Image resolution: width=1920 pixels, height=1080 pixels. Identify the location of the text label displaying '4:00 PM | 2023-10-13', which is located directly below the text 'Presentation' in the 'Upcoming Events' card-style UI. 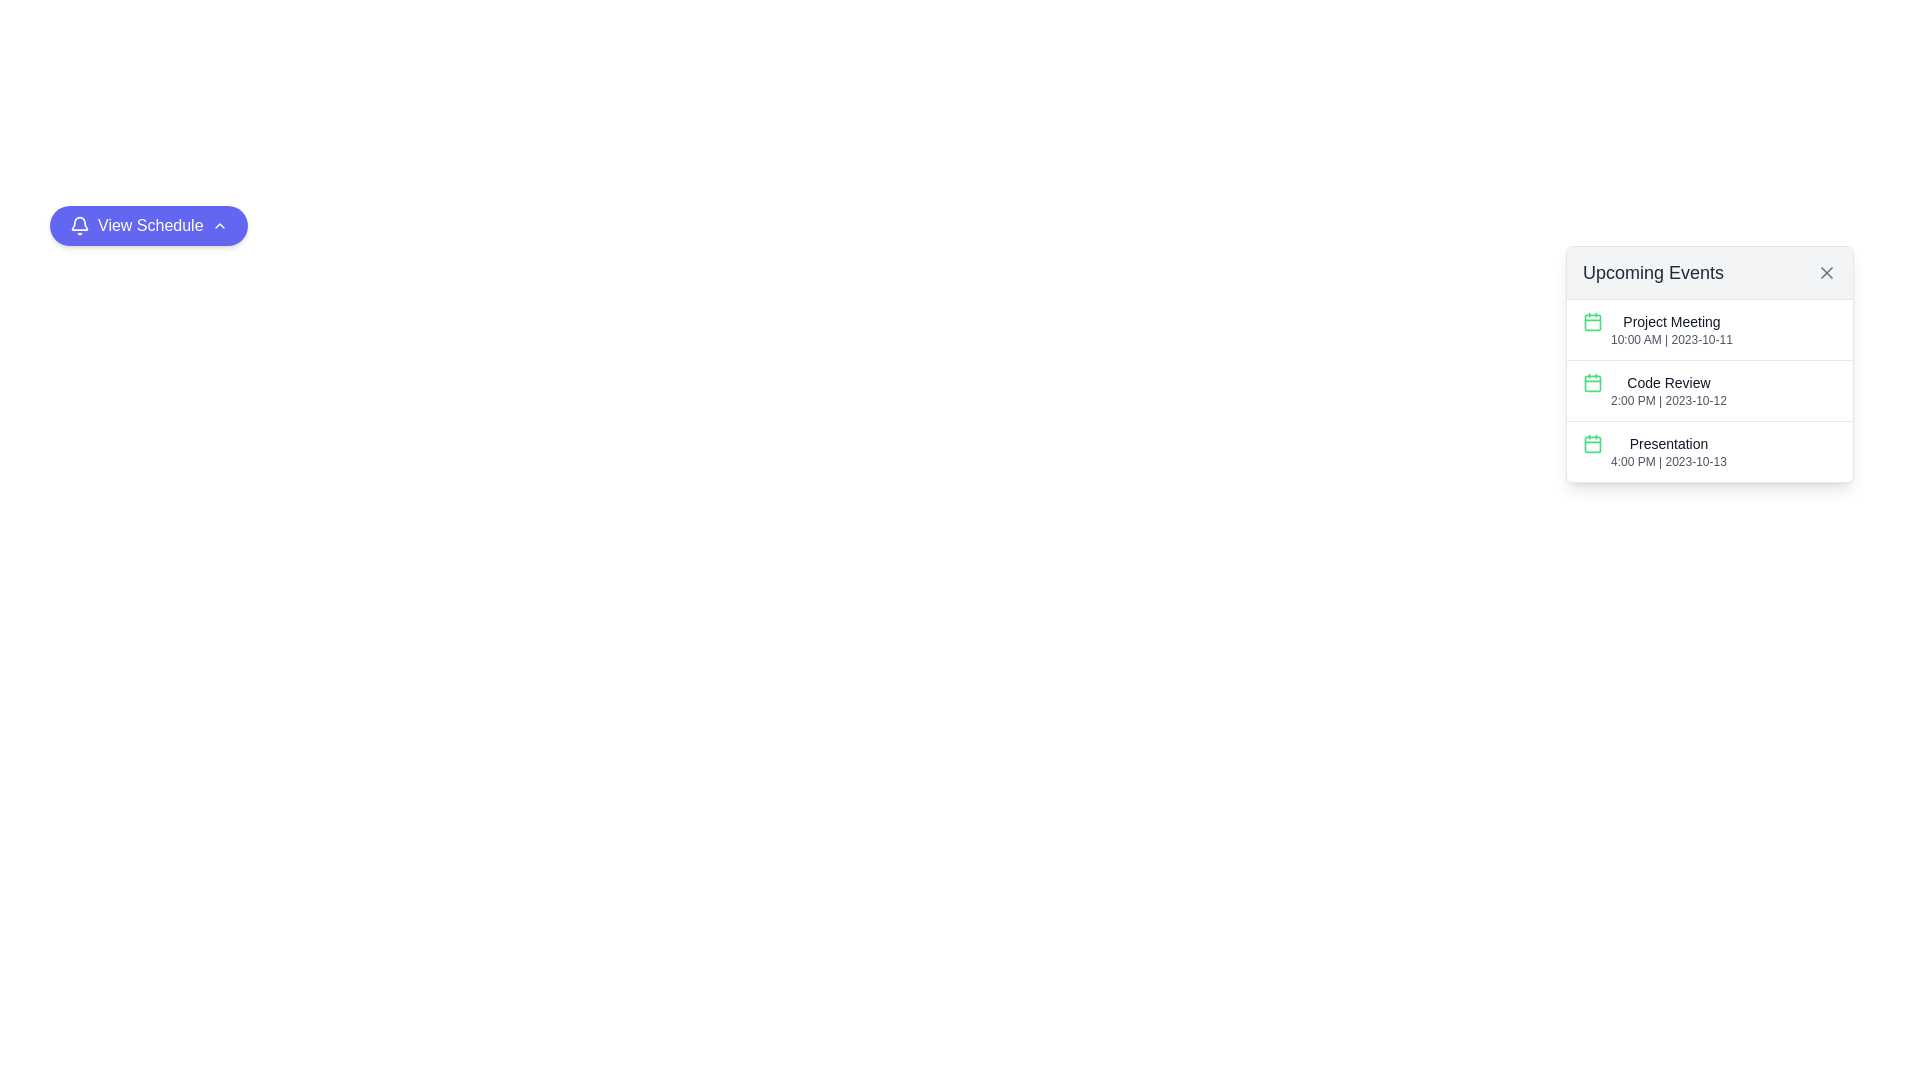
(1668, 462).